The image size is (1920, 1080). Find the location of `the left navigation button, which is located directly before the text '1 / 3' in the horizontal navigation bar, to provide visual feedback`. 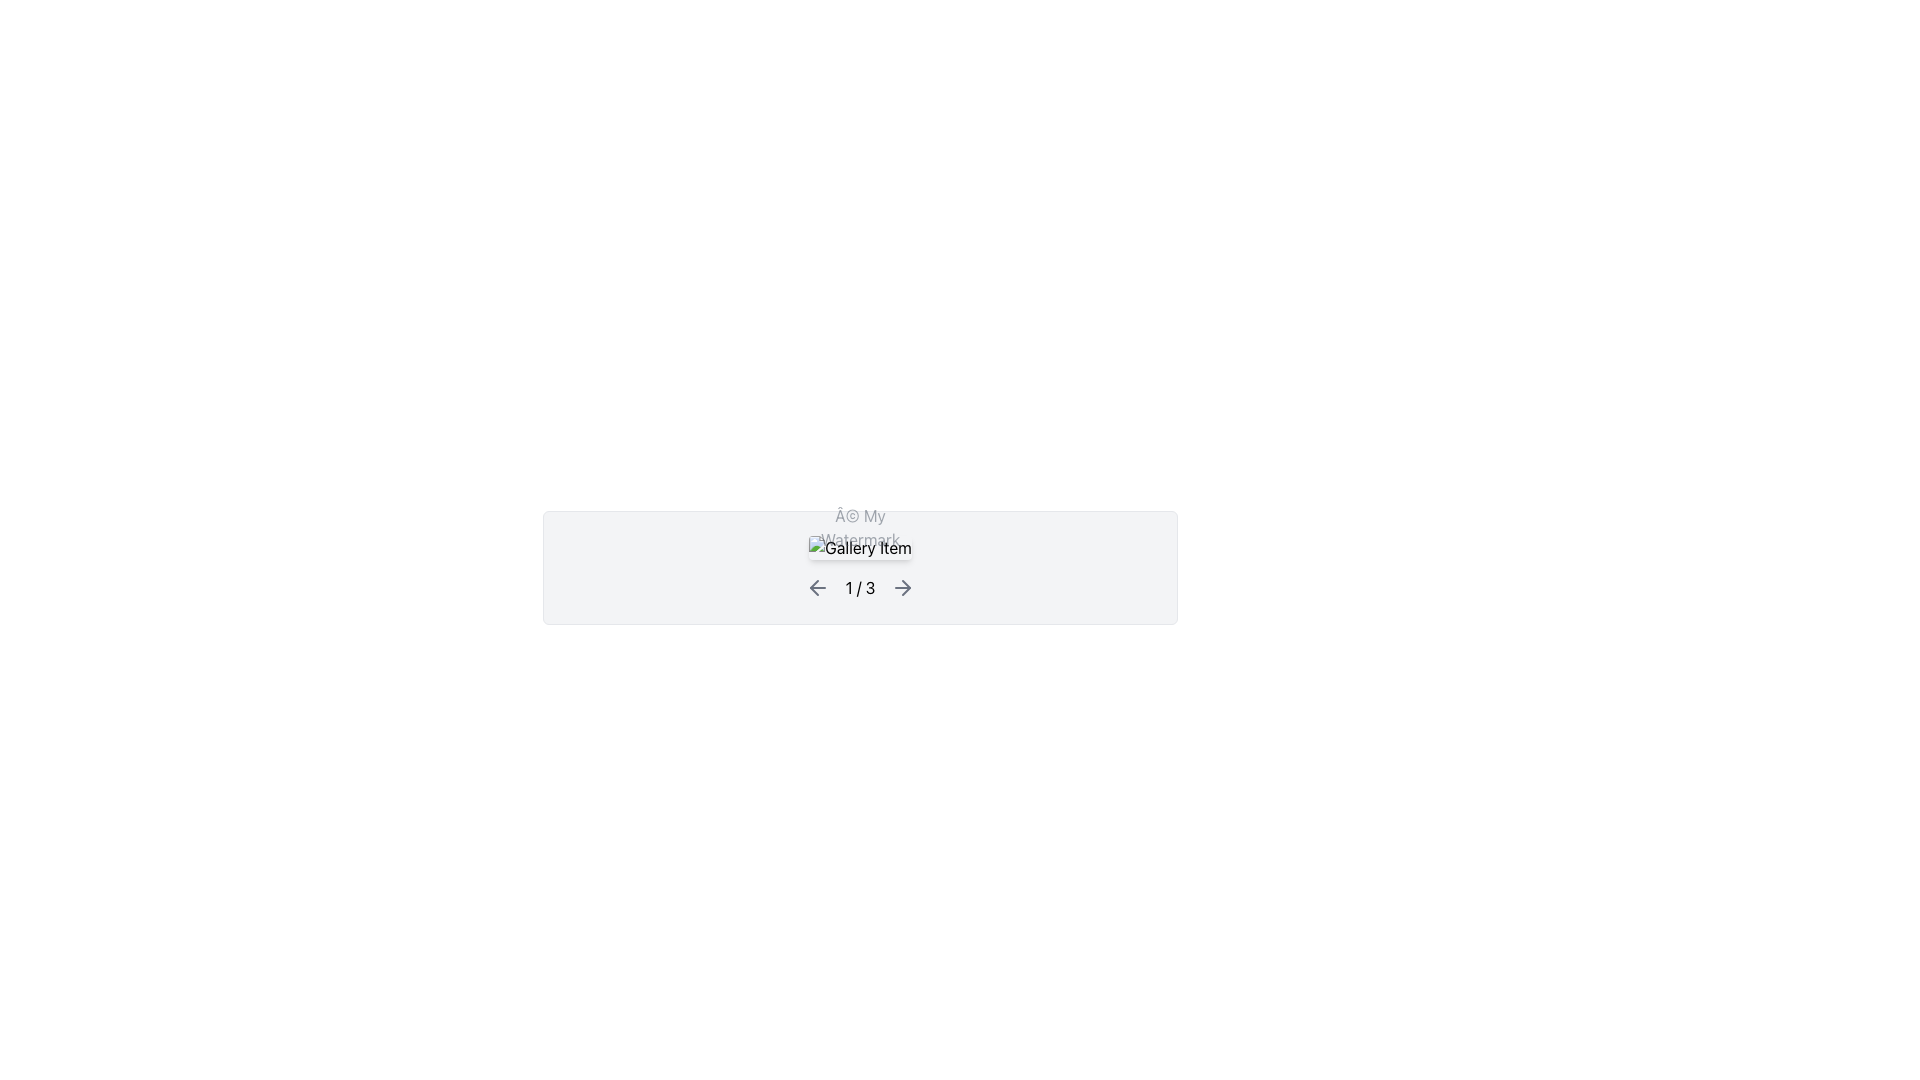

the left navigation button, which is located directly before the text '1 / 3' in the horizontal navigation bar, to provide visual feedback is located at coordinates (817, 586).